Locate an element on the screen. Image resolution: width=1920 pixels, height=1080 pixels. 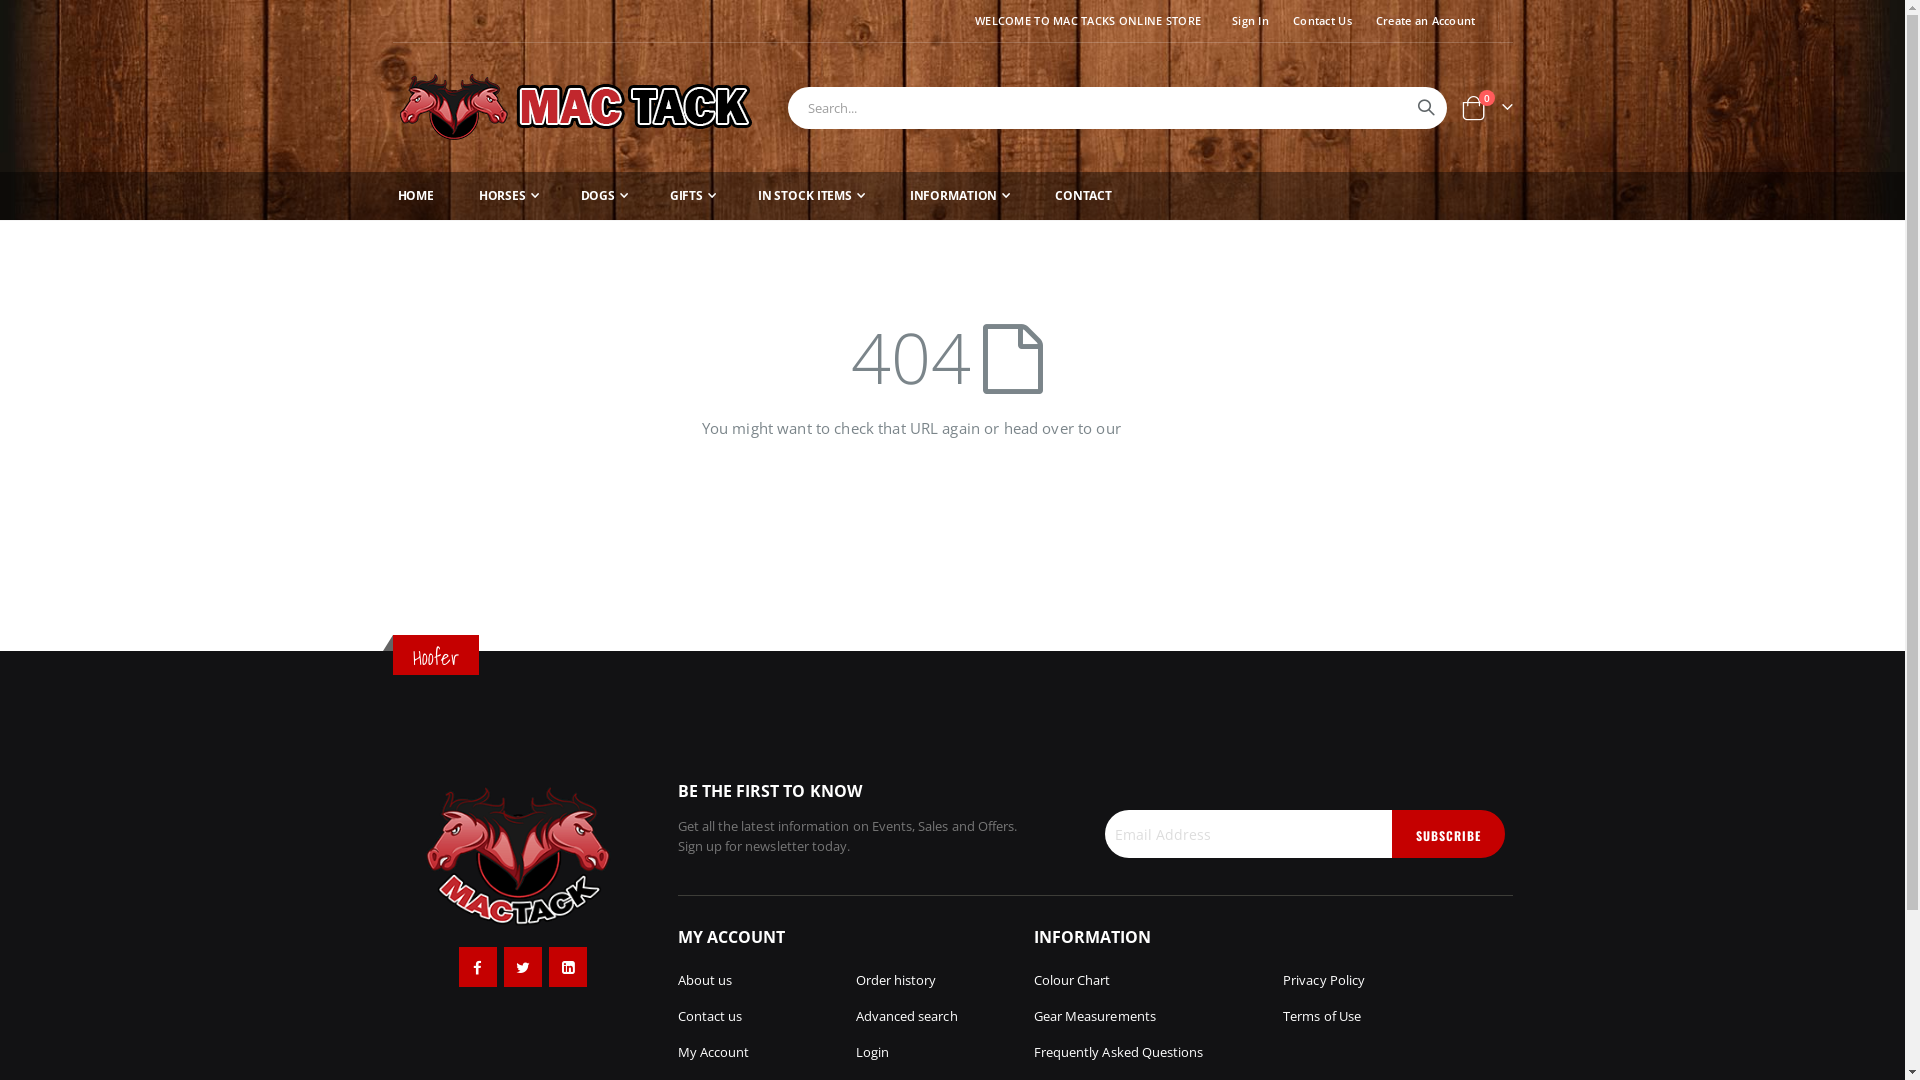
'Gear Measurements' is located at coordinates (1093, 1015).